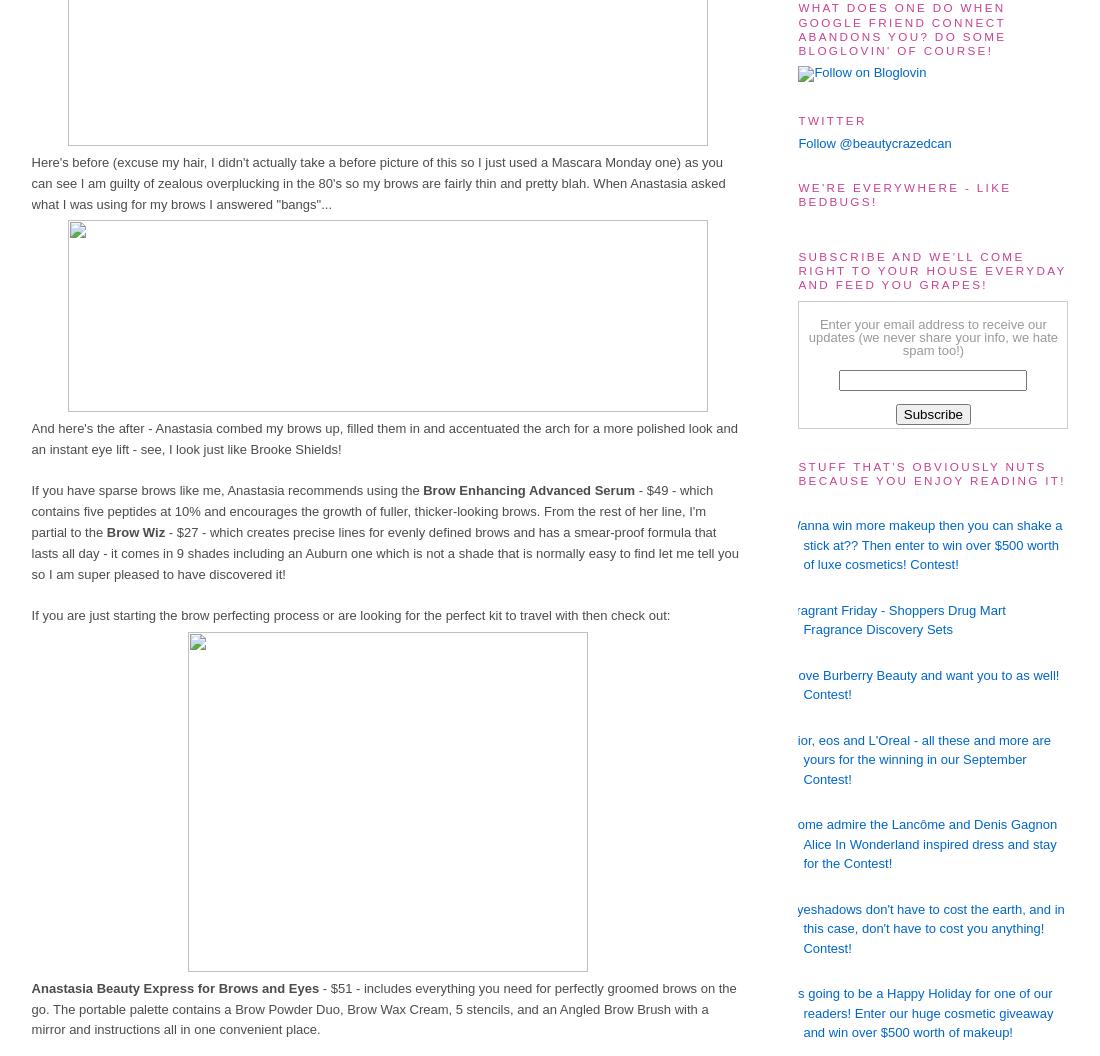  I want to click on 'Come admire the Lancôme and Denis Gagnon Alice In Wonderland inspired dress and stay for the Contest!', so click(922, 843).